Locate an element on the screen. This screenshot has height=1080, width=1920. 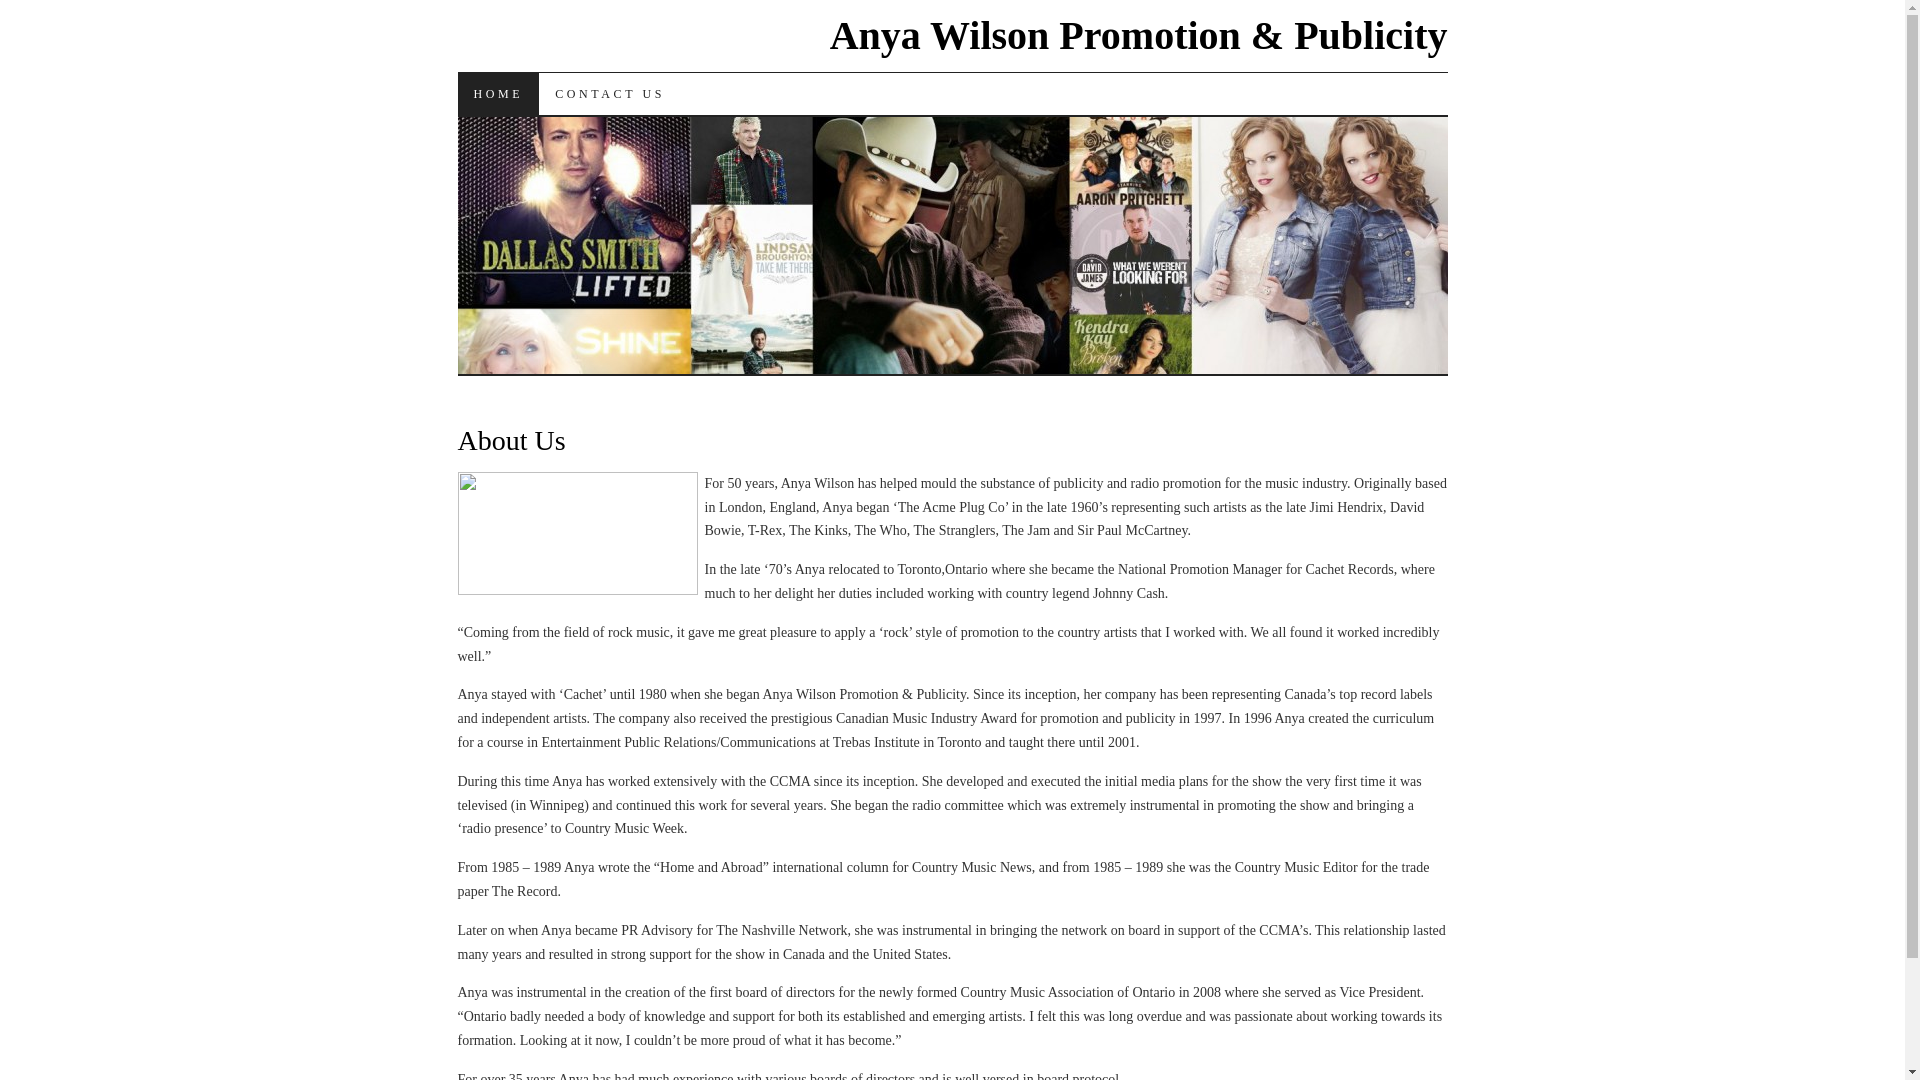
'HOME' is located at coordinates (456, 93).